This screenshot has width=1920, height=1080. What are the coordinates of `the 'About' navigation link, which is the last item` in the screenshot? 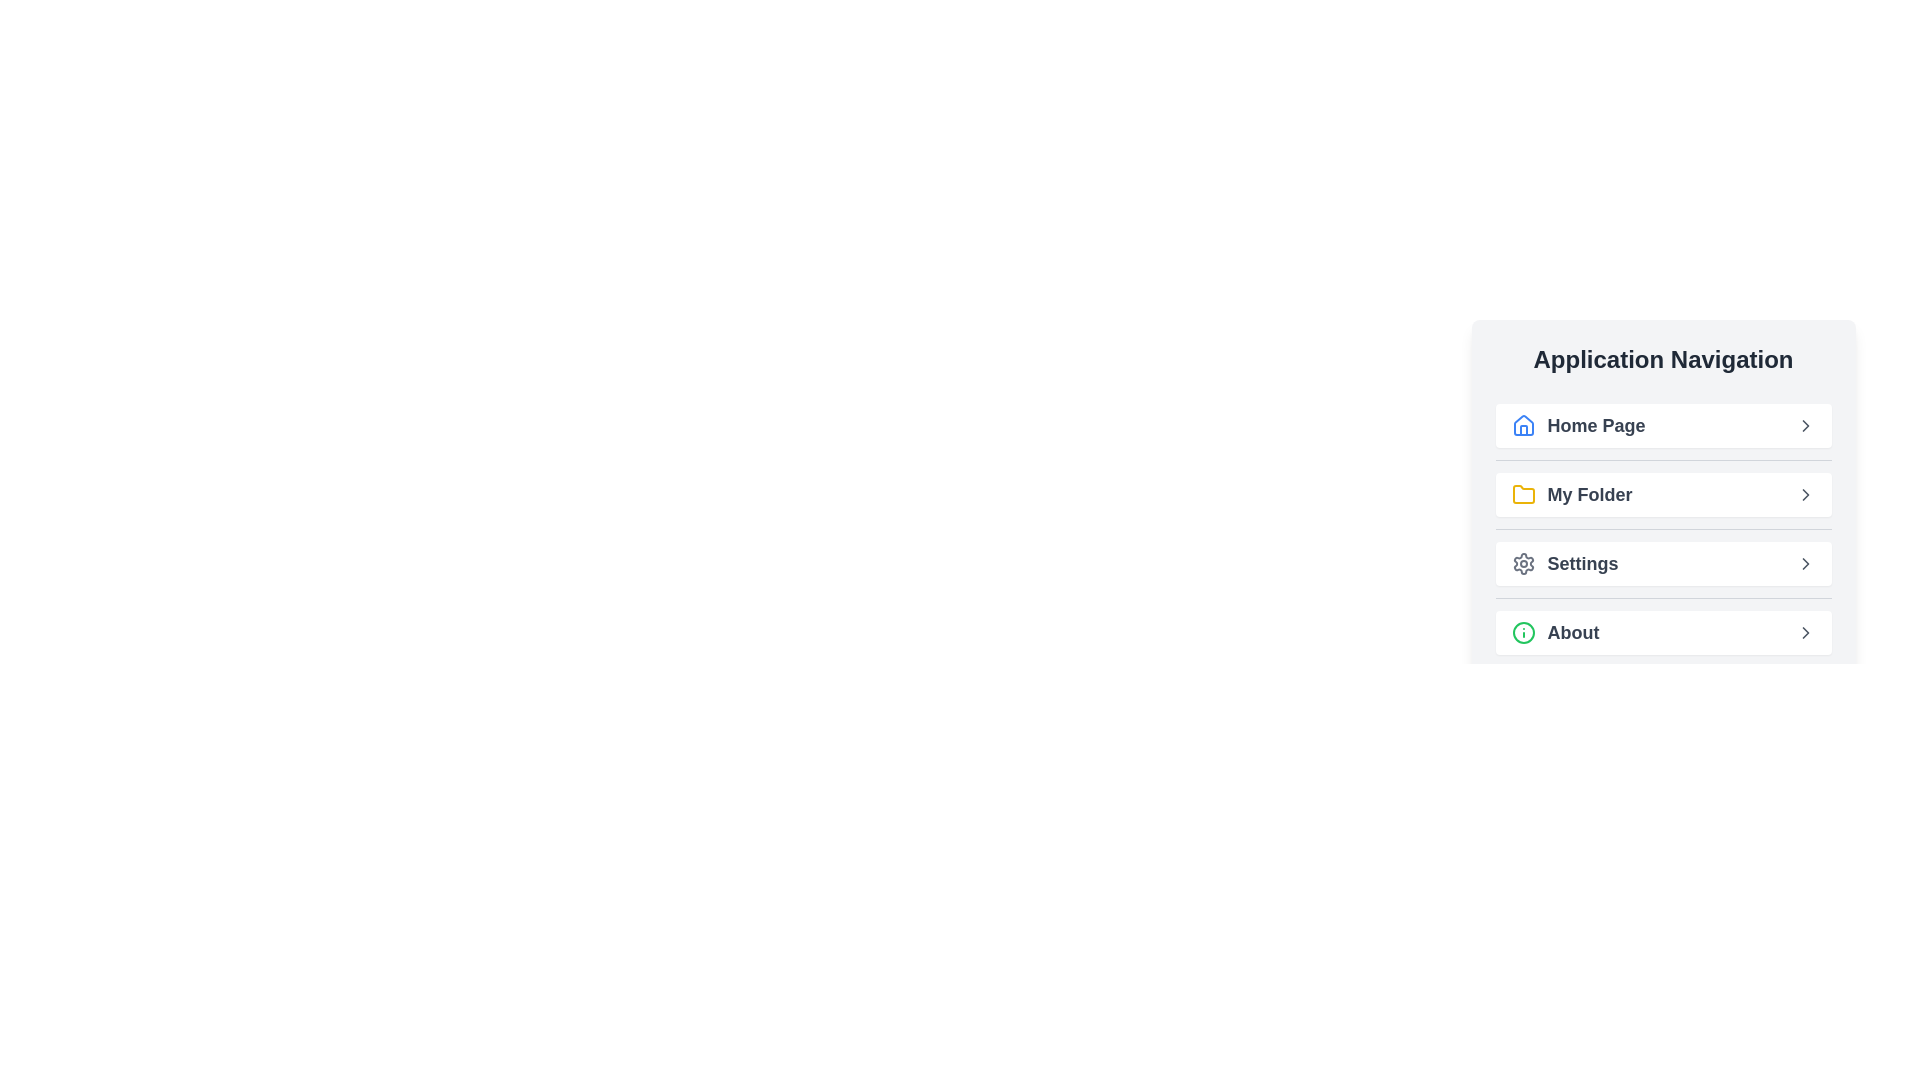 It's located at (1663, 632).